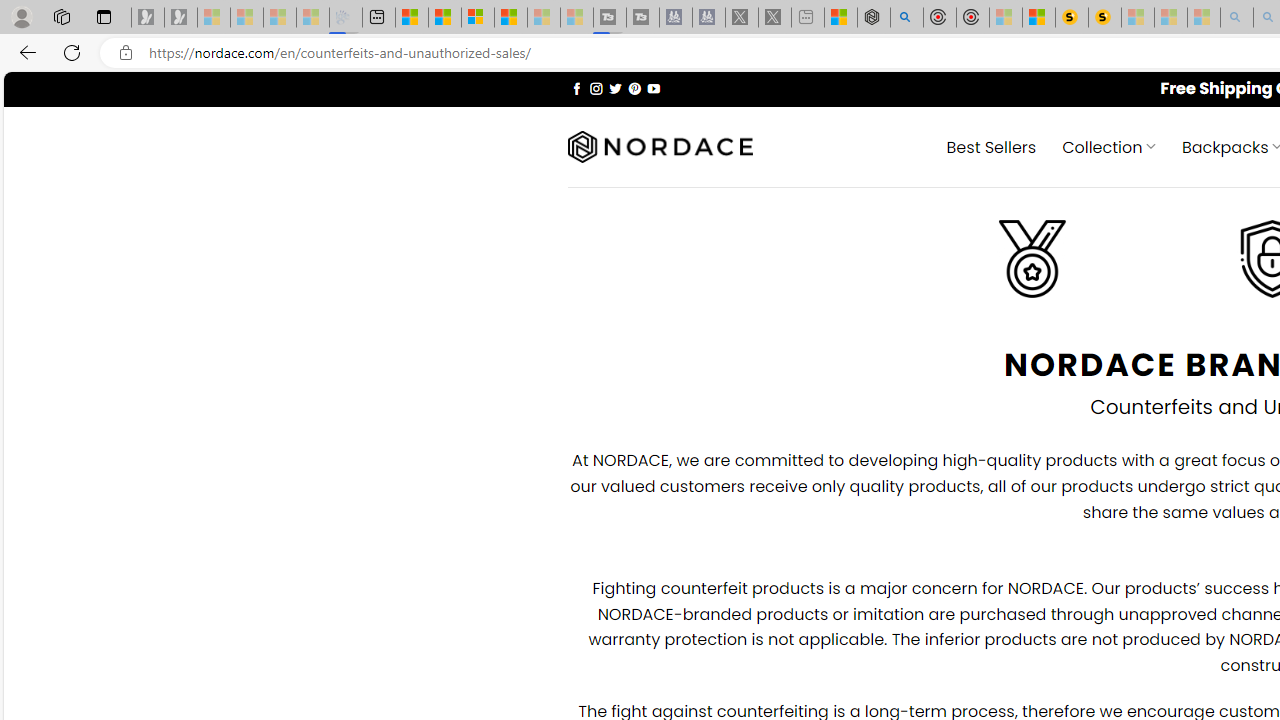 This screenshot has width=1280, height=720. Describe the element at coordinates (1236, 17) in the screenshot. I see `'amazon - Search - Sleeping'` at that location.